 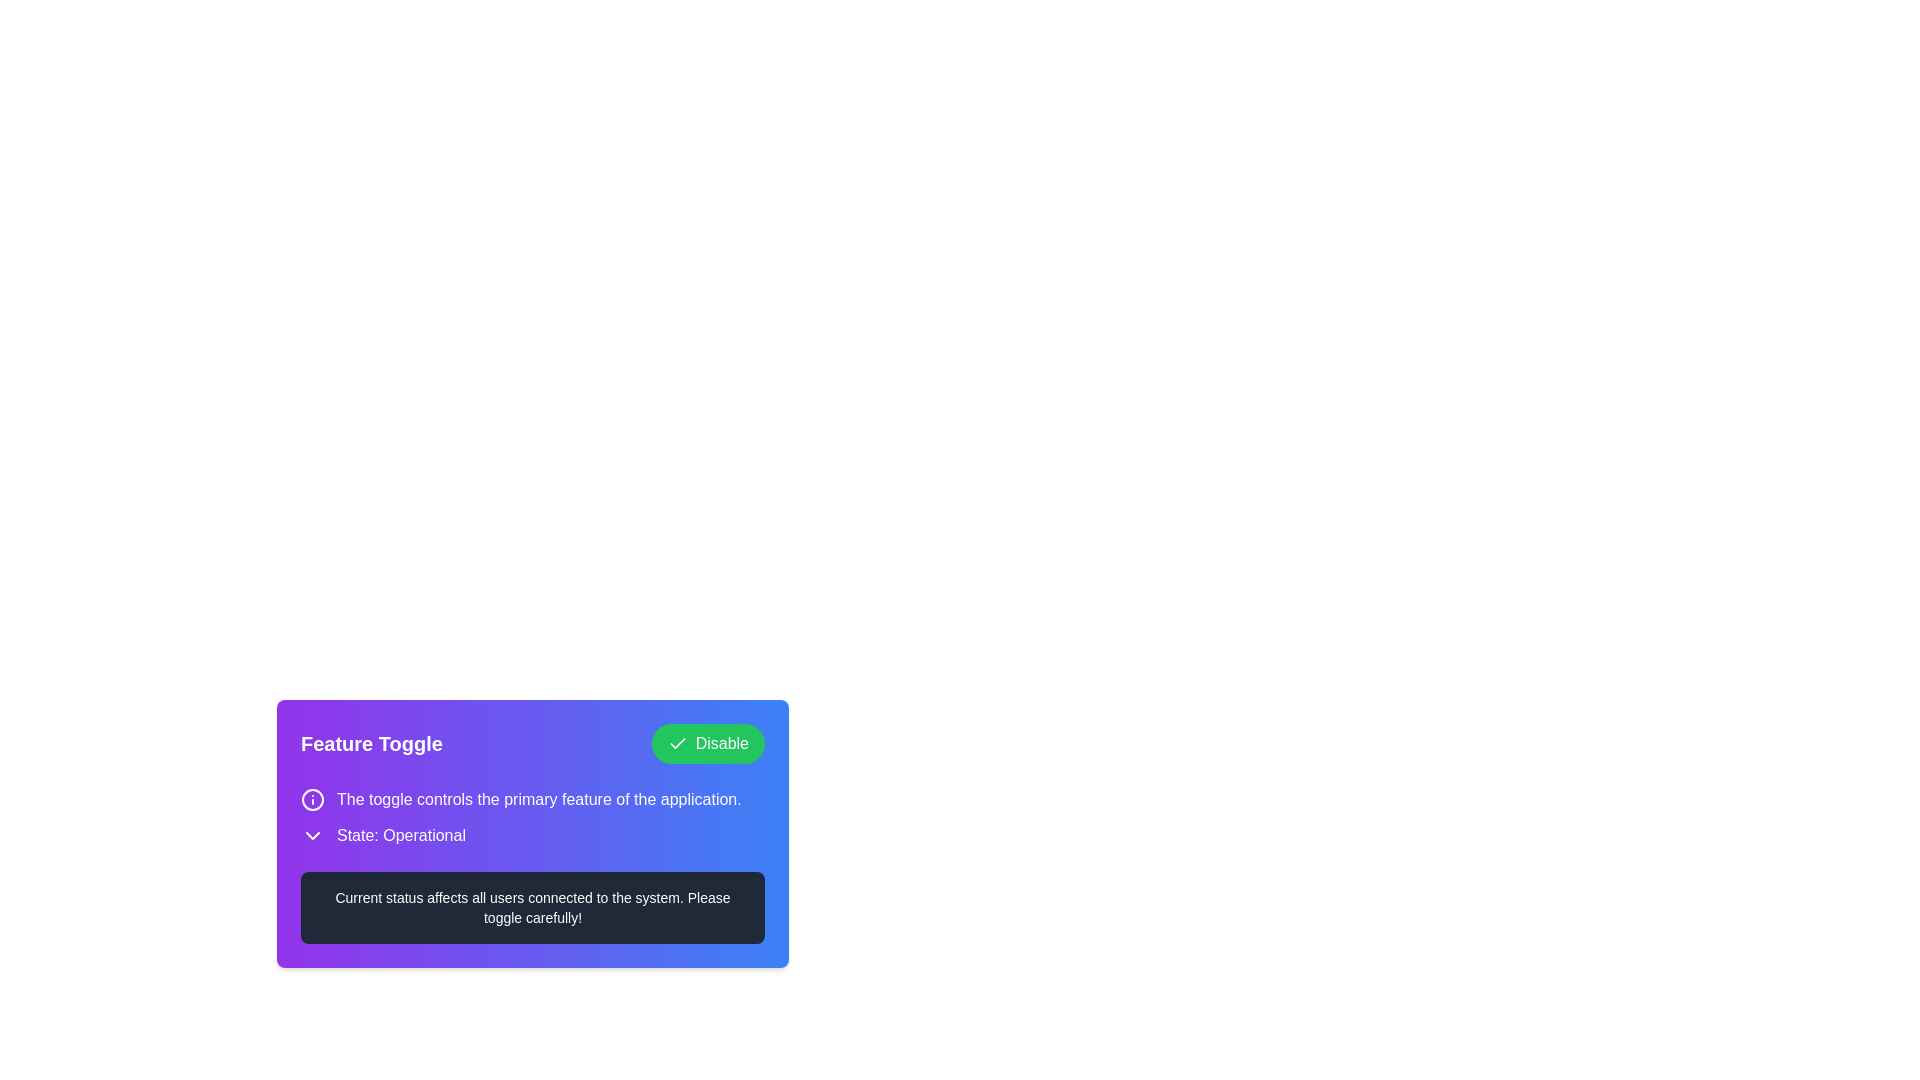 What do you see at coordinates (311, 836) in the screenshot?
I see `the Dropdown indicator icon (chevron) located in the 'State: Operational' section` at bounding box center [311, 836].